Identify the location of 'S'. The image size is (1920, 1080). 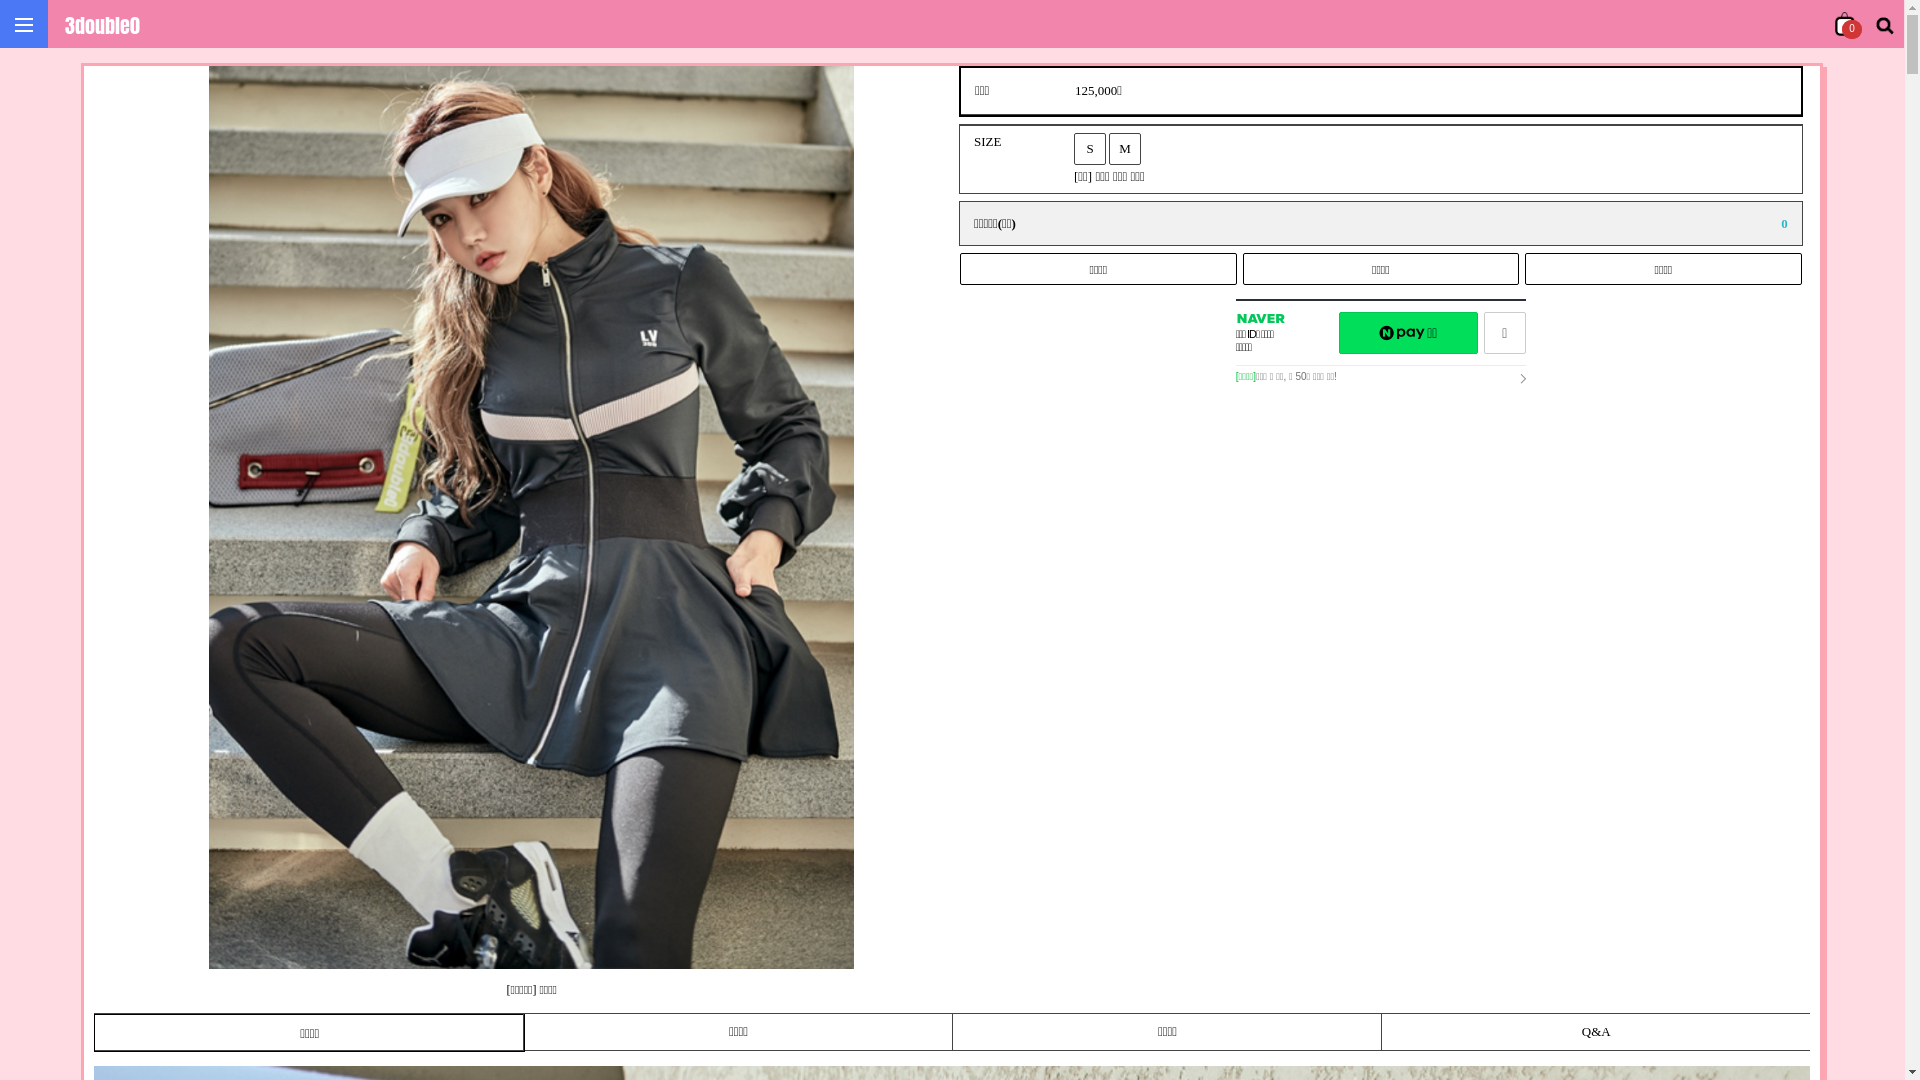
(1074, 148).